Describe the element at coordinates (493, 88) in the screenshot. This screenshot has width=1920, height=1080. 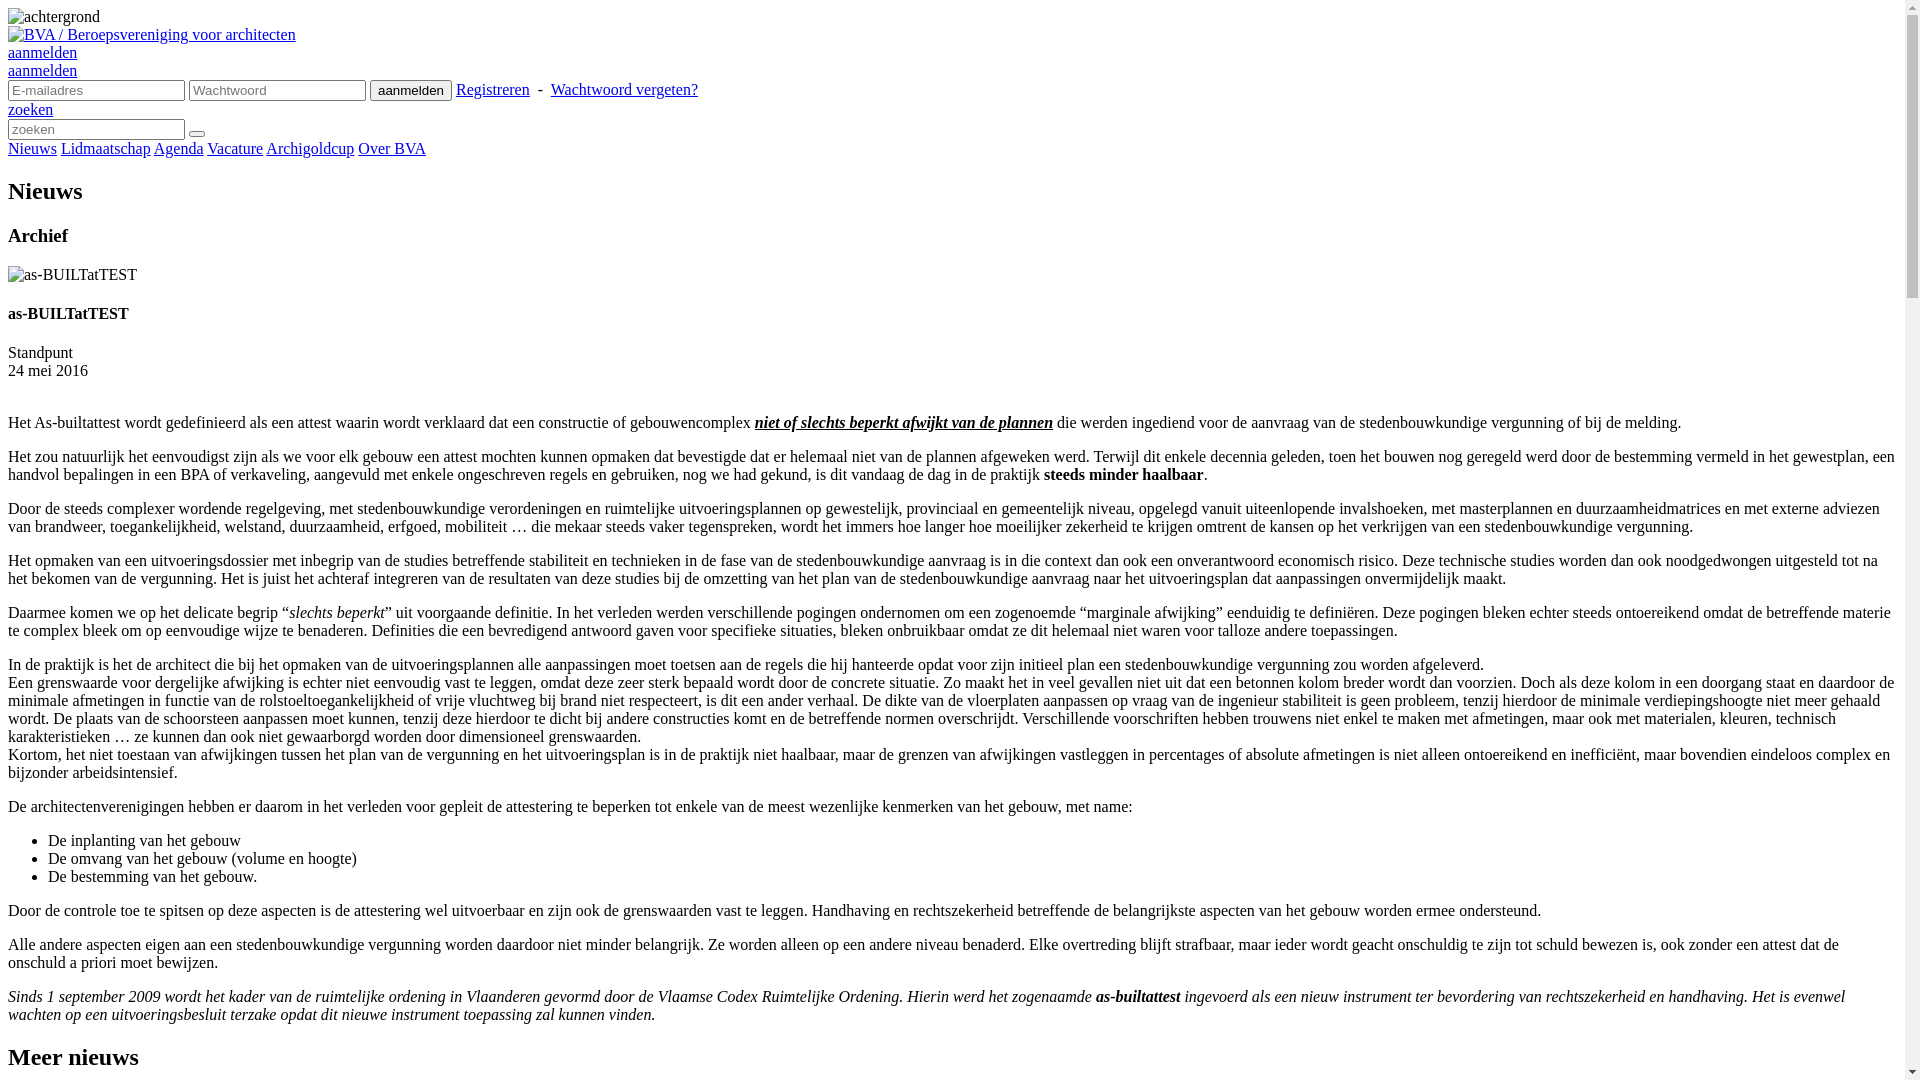
I see `'Registreren'` at that location.